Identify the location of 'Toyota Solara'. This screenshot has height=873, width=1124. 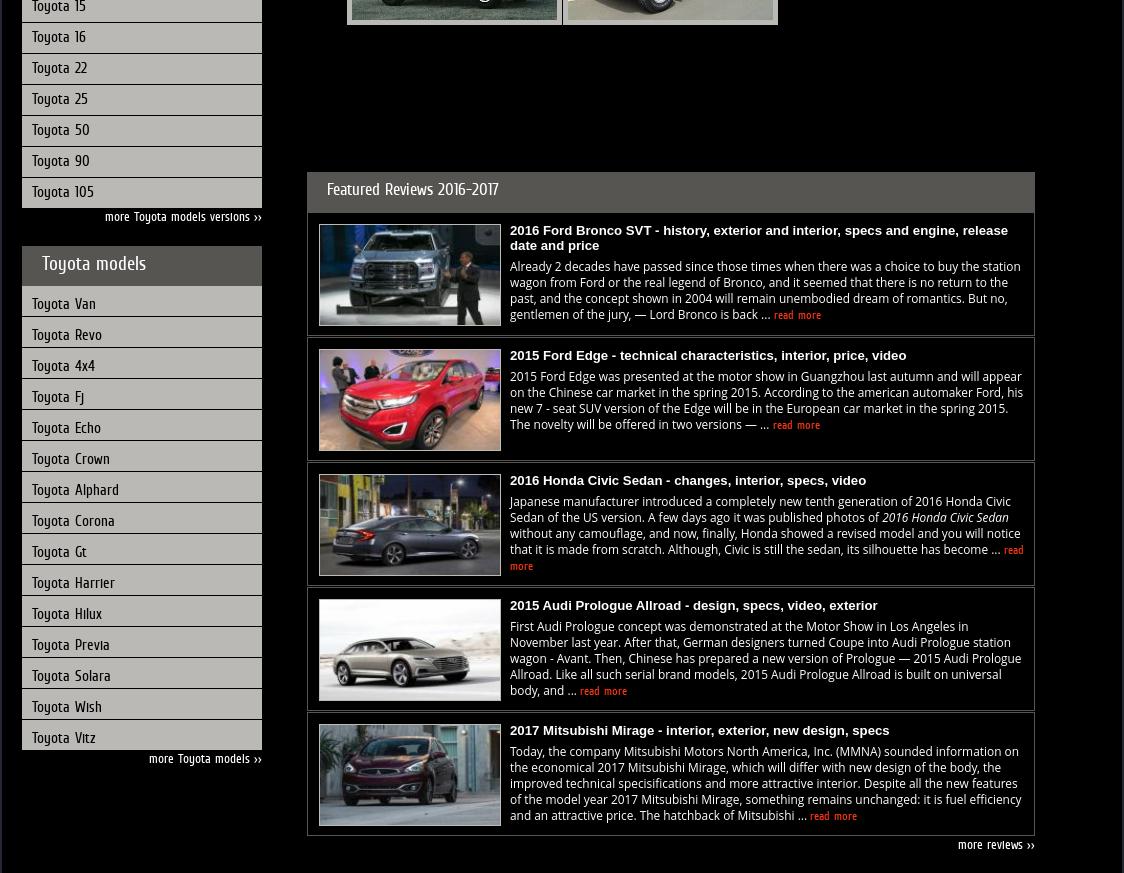
(70, 675).